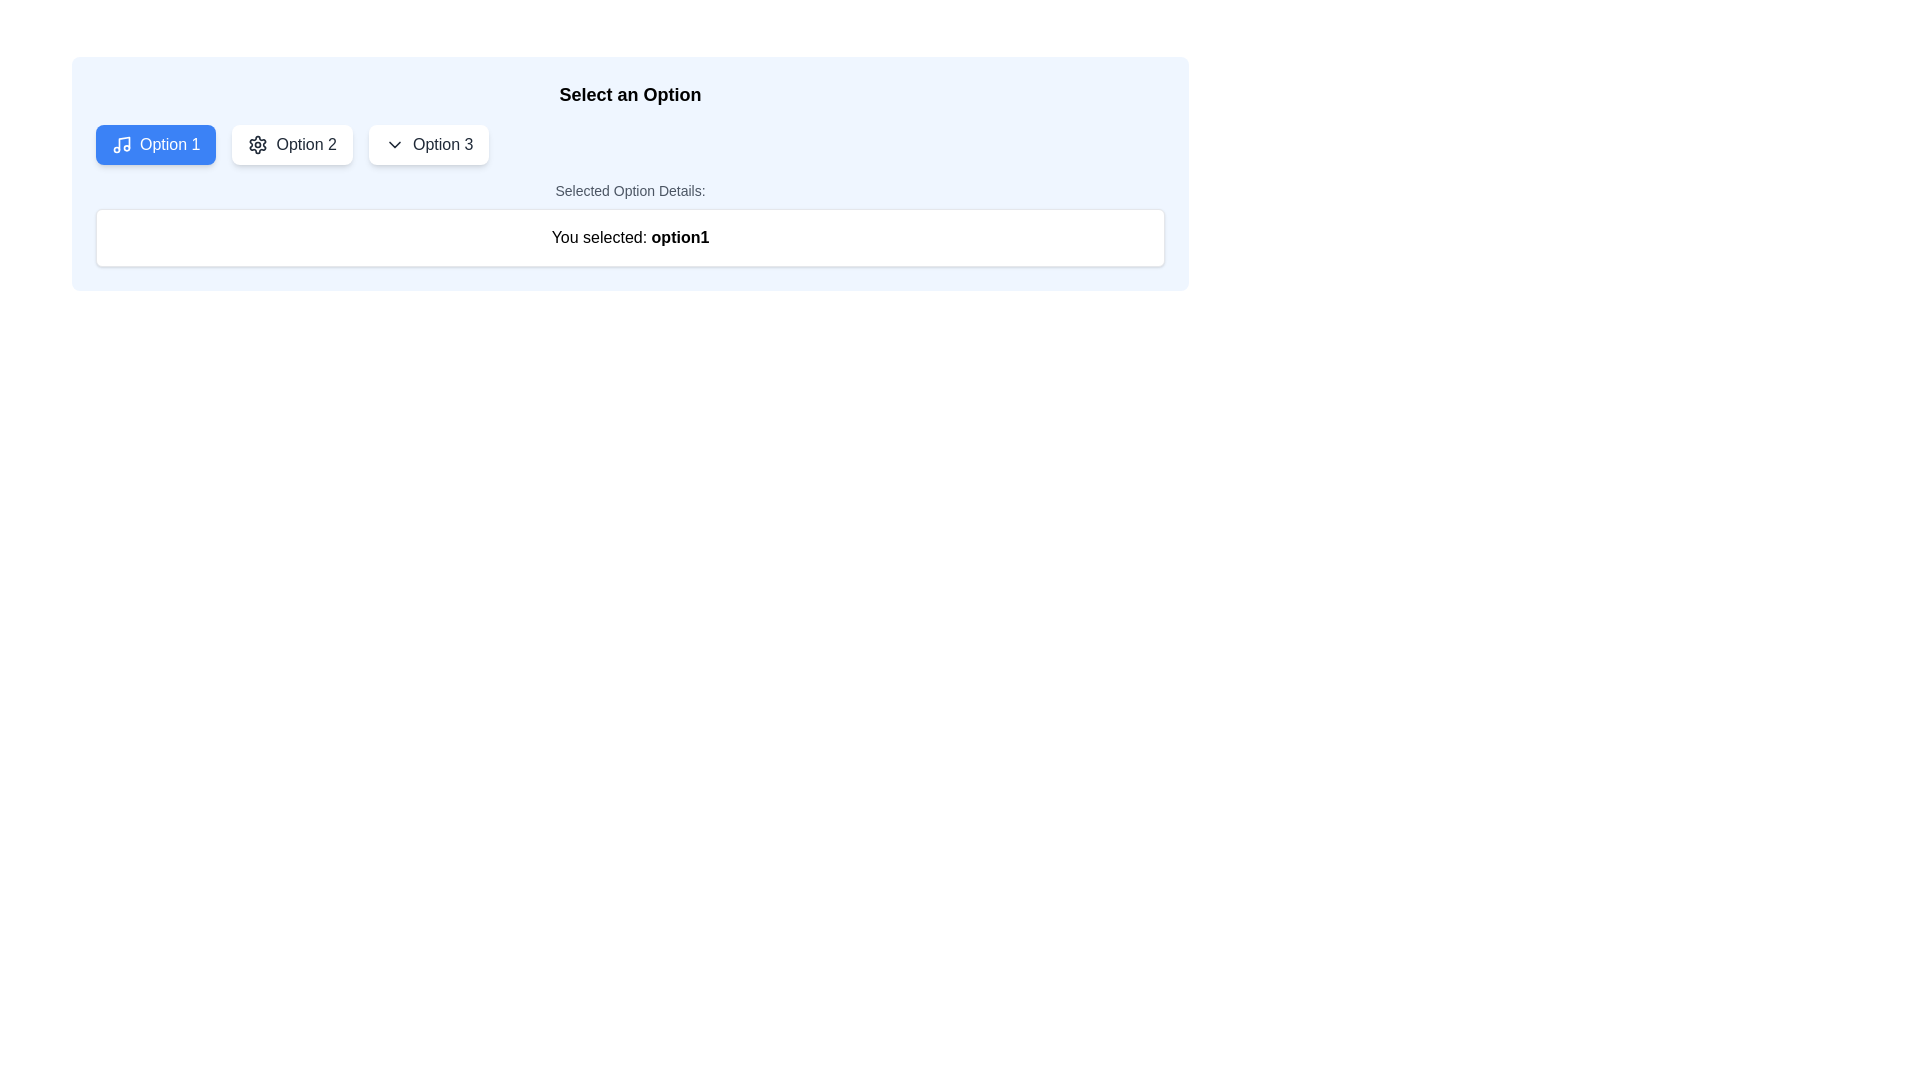  Describe the element at coordinates (394, 144) in the screenshot. I see `the dropdown icon located on the right side of the 'Option 3' button` at that location.